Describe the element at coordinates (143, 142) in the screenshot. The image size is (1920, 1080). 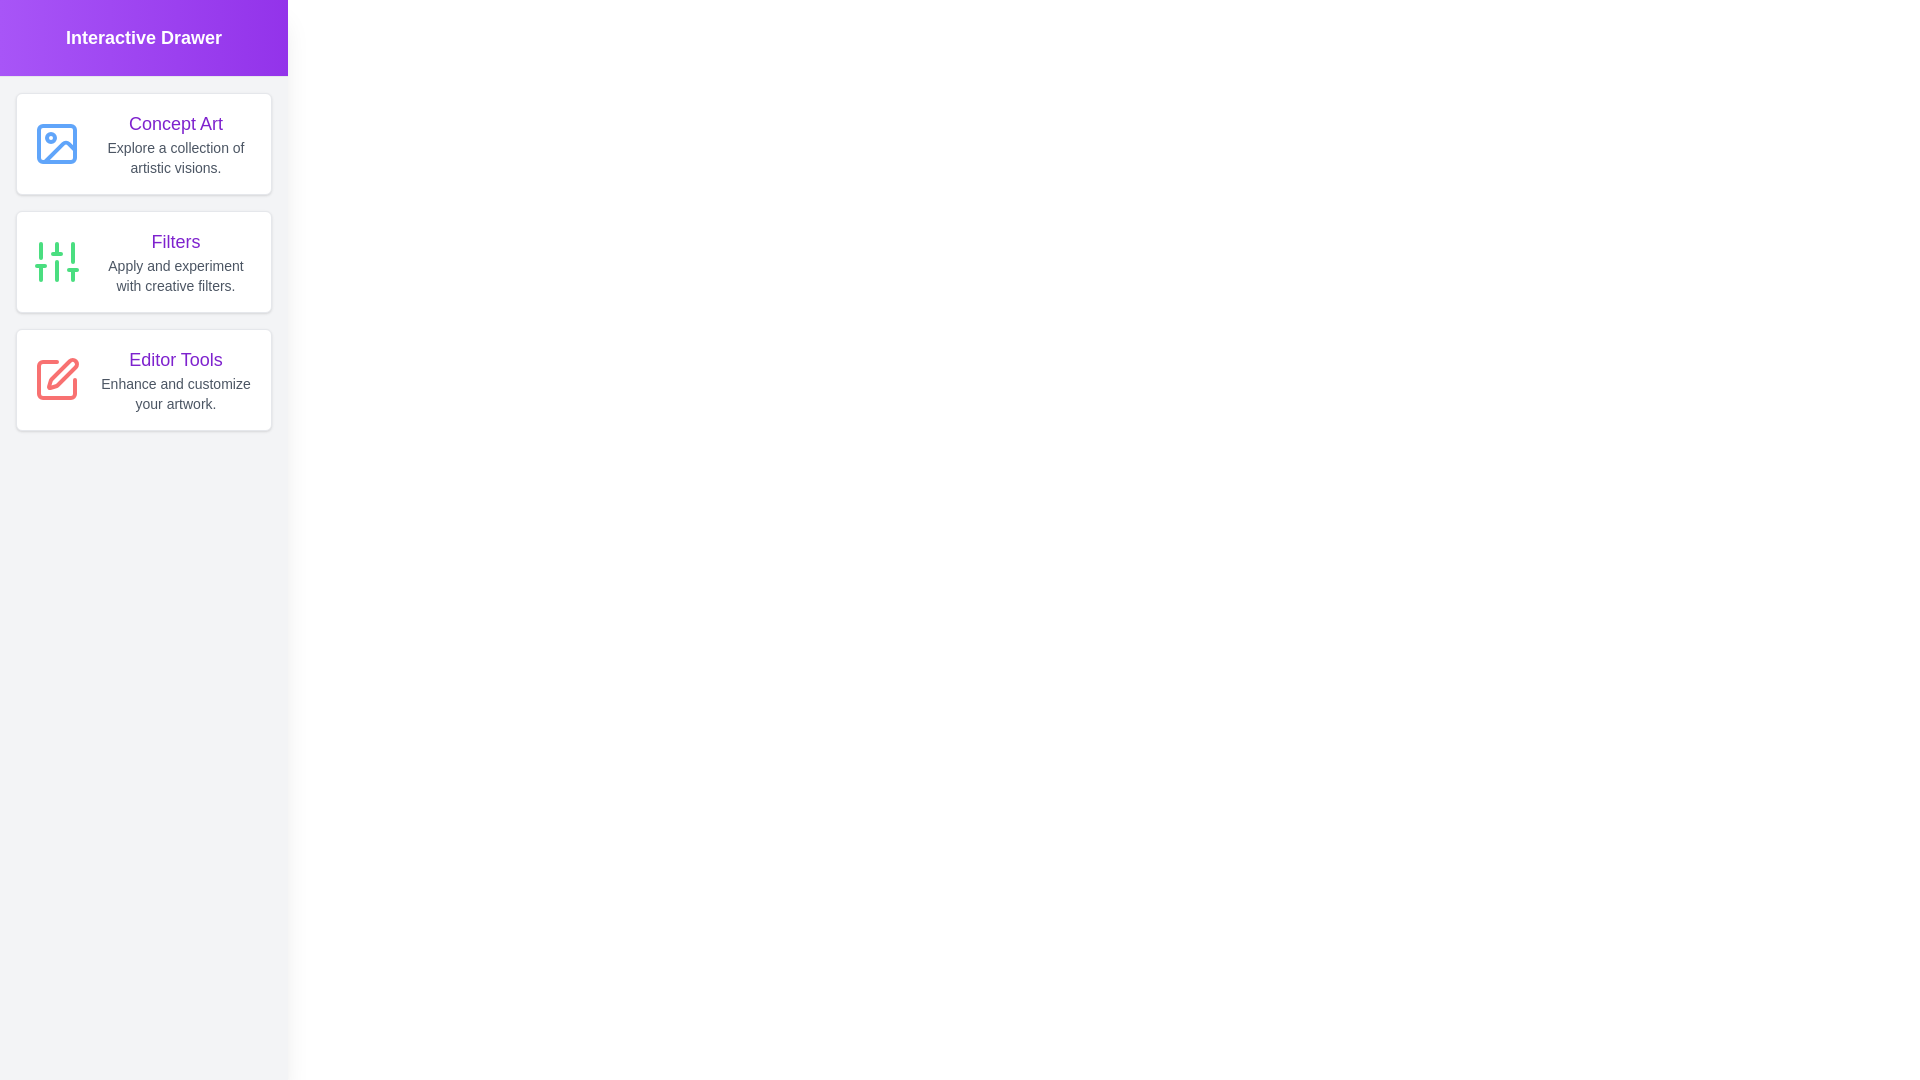
I see `the item Concept Art from the drawer list` at that location.